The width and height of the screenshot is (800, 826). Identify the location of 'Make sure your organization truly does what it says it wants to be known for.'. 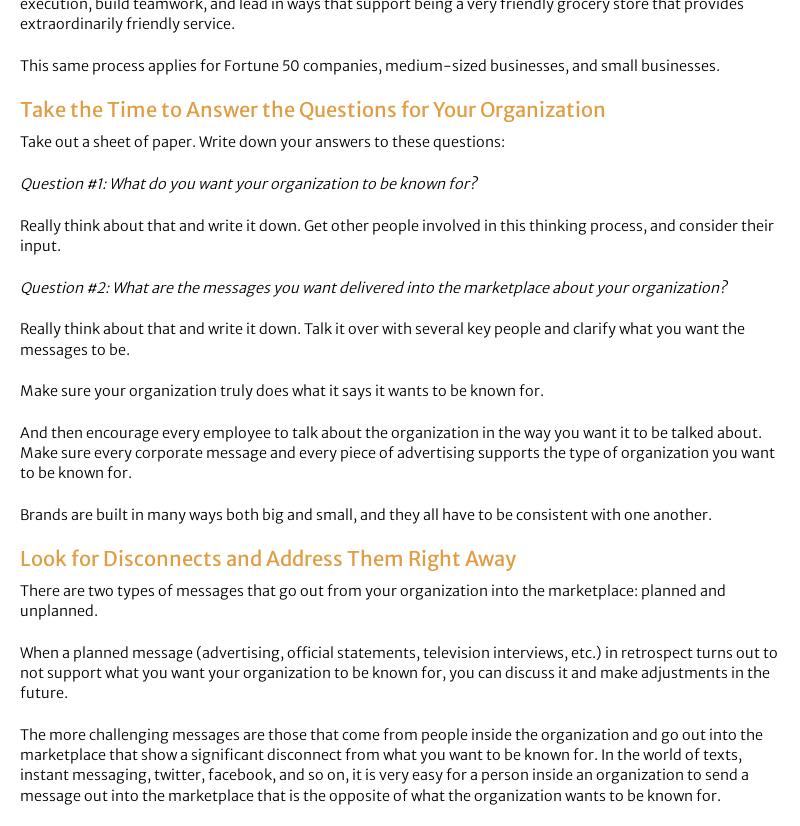
(282, 390).